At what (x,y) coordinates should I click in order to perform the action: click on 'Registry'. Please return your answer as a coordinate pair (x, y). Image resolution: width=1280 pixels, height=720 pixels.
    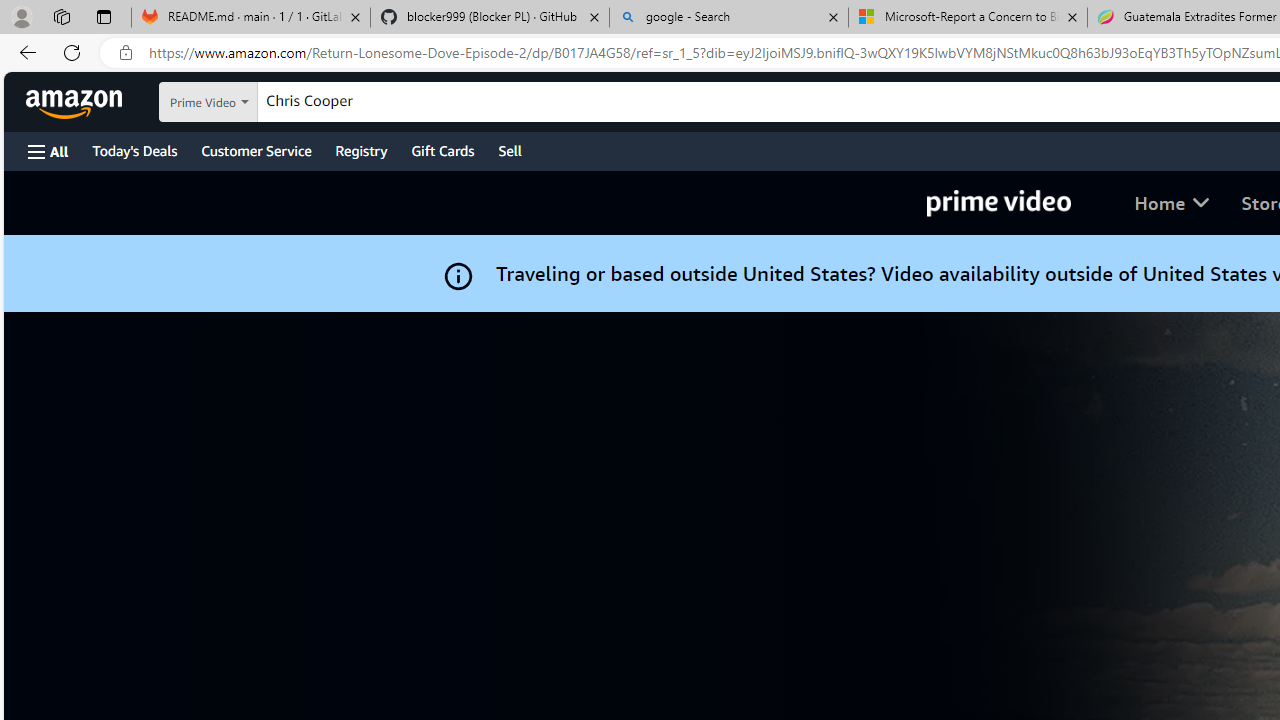
    Looking at the image, I should click on (360, 149).